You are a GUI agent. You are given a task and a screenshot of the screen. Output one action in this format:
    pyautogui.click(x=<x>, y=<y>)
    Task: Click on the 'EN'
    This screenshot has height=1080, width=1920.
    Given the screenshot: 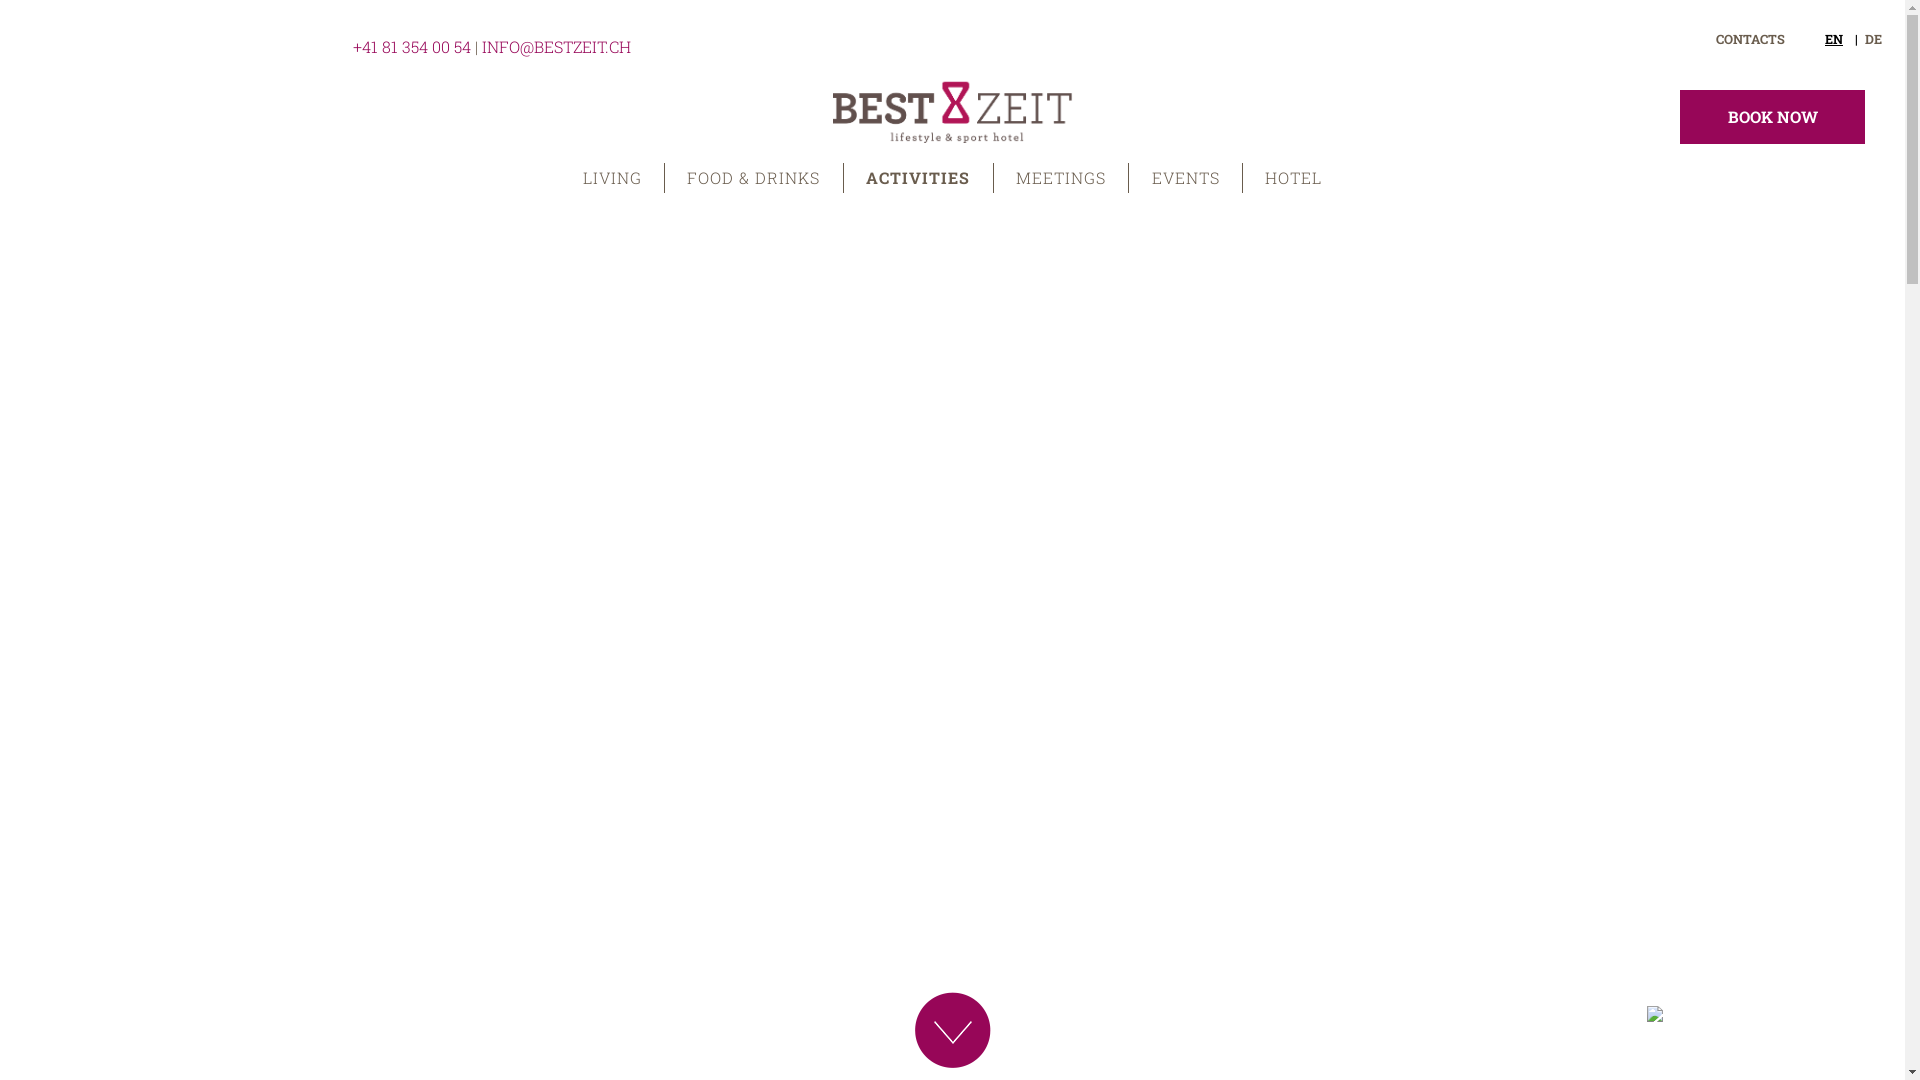 What is the action you would take?
    pyautogui.click(x=1872, y=38)
    